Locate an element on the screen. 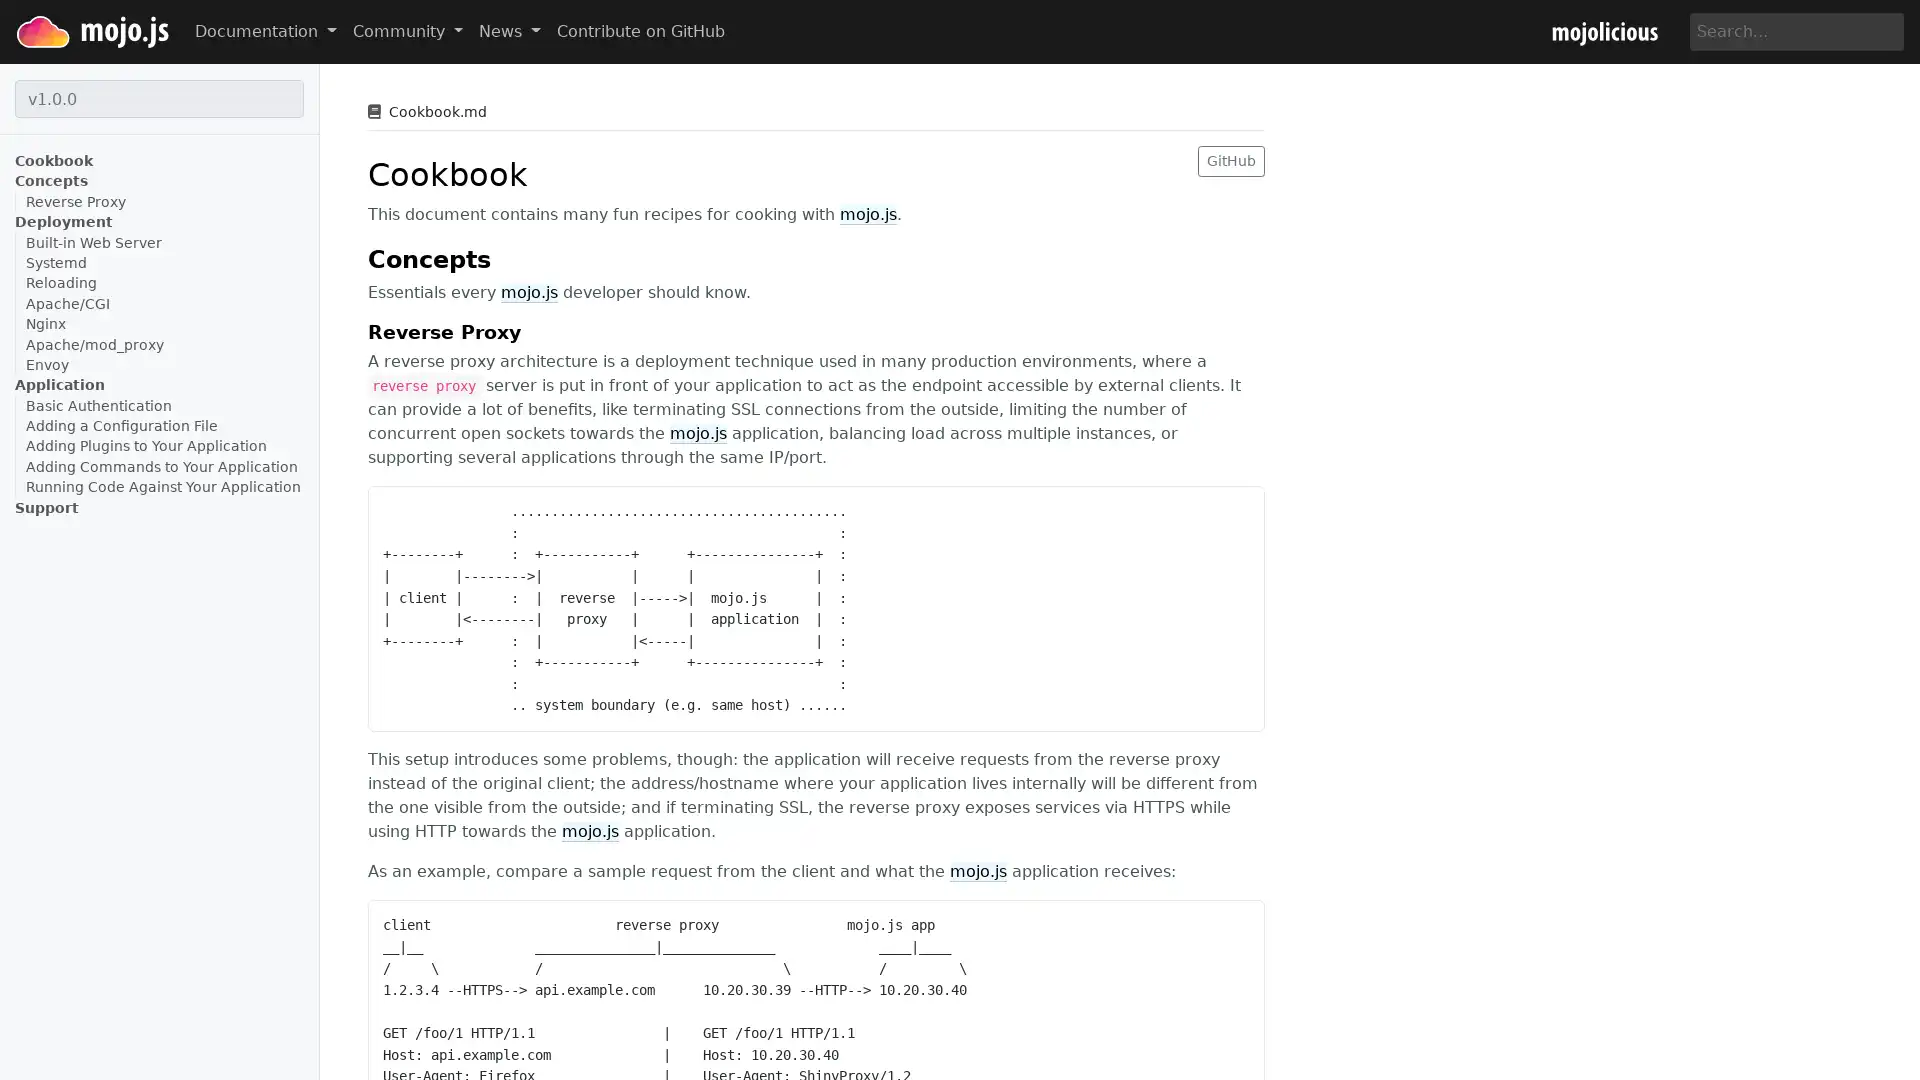 The height and width of the screenshot is (1080, 1920). GitHub is located at coordinates (1230, 159).